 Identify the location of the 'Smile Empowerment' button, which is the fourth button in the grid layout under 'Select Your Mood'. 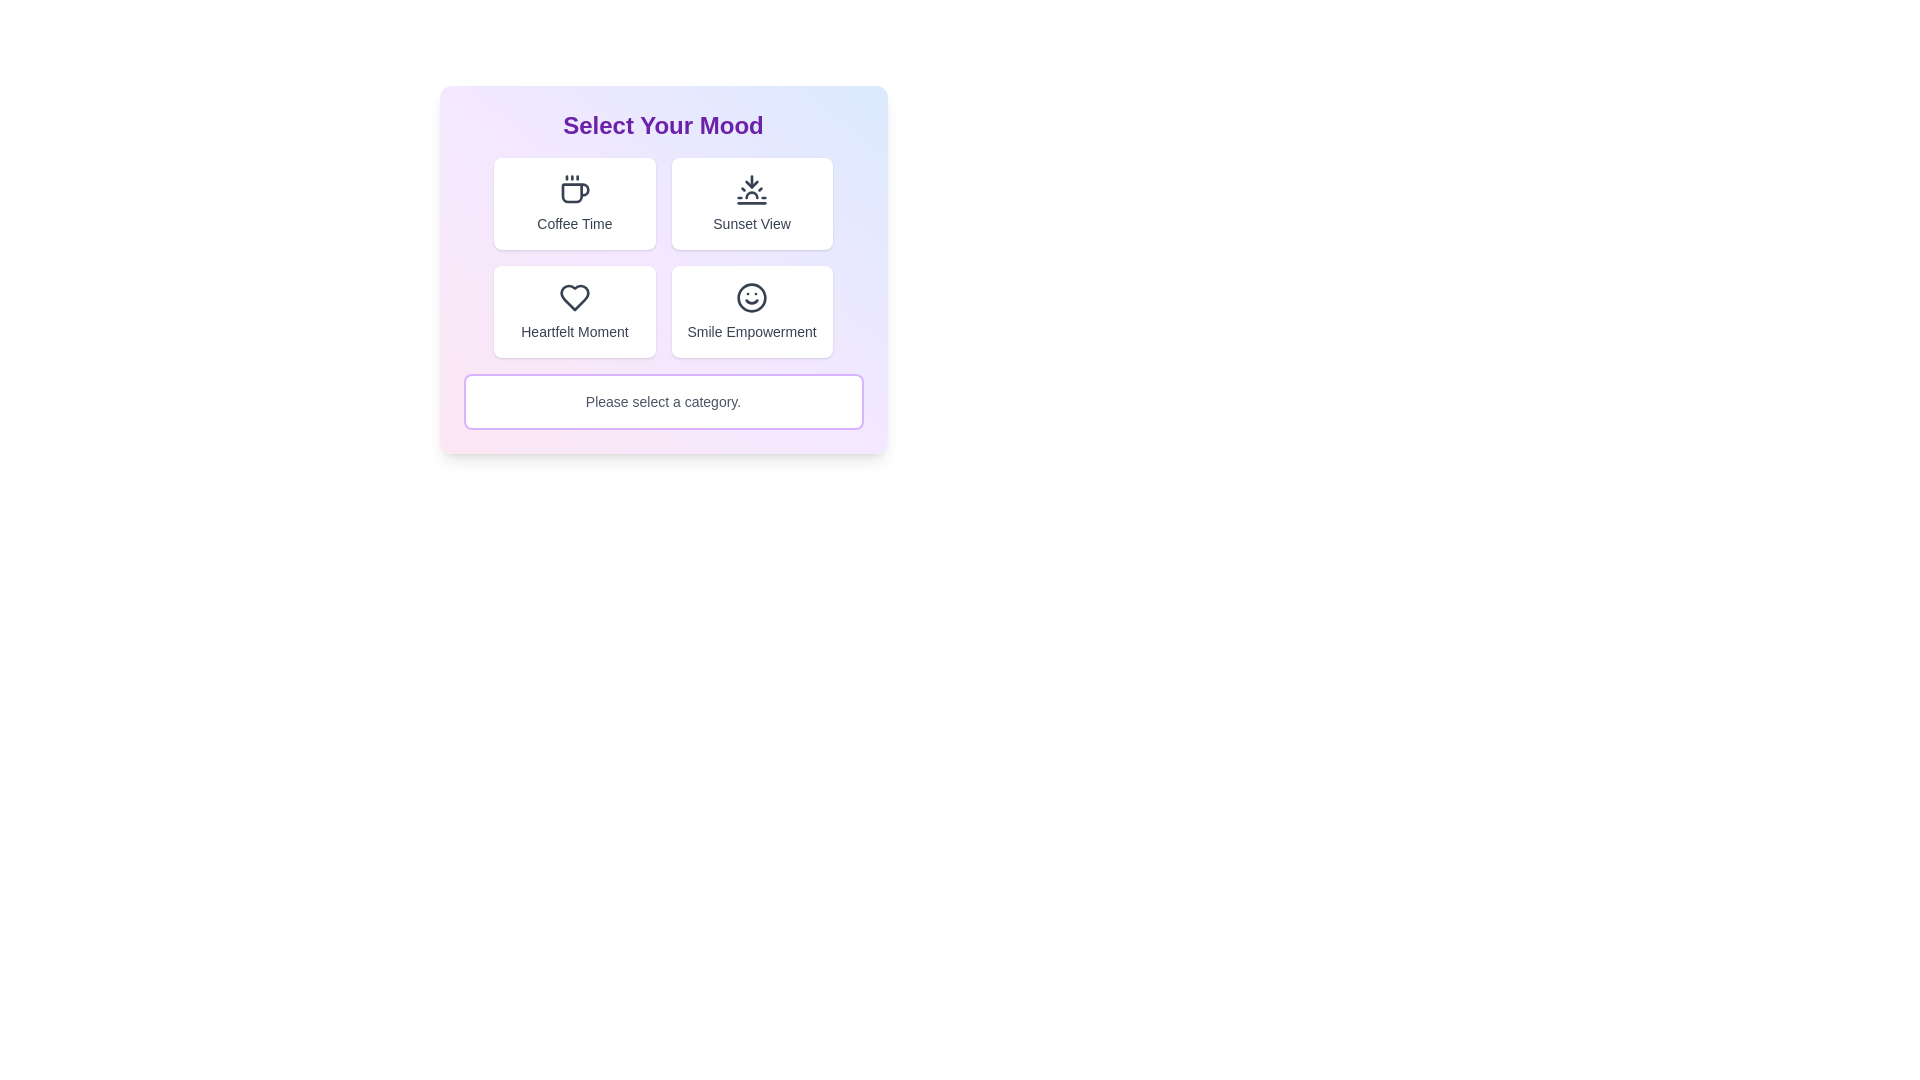
(751, 312).